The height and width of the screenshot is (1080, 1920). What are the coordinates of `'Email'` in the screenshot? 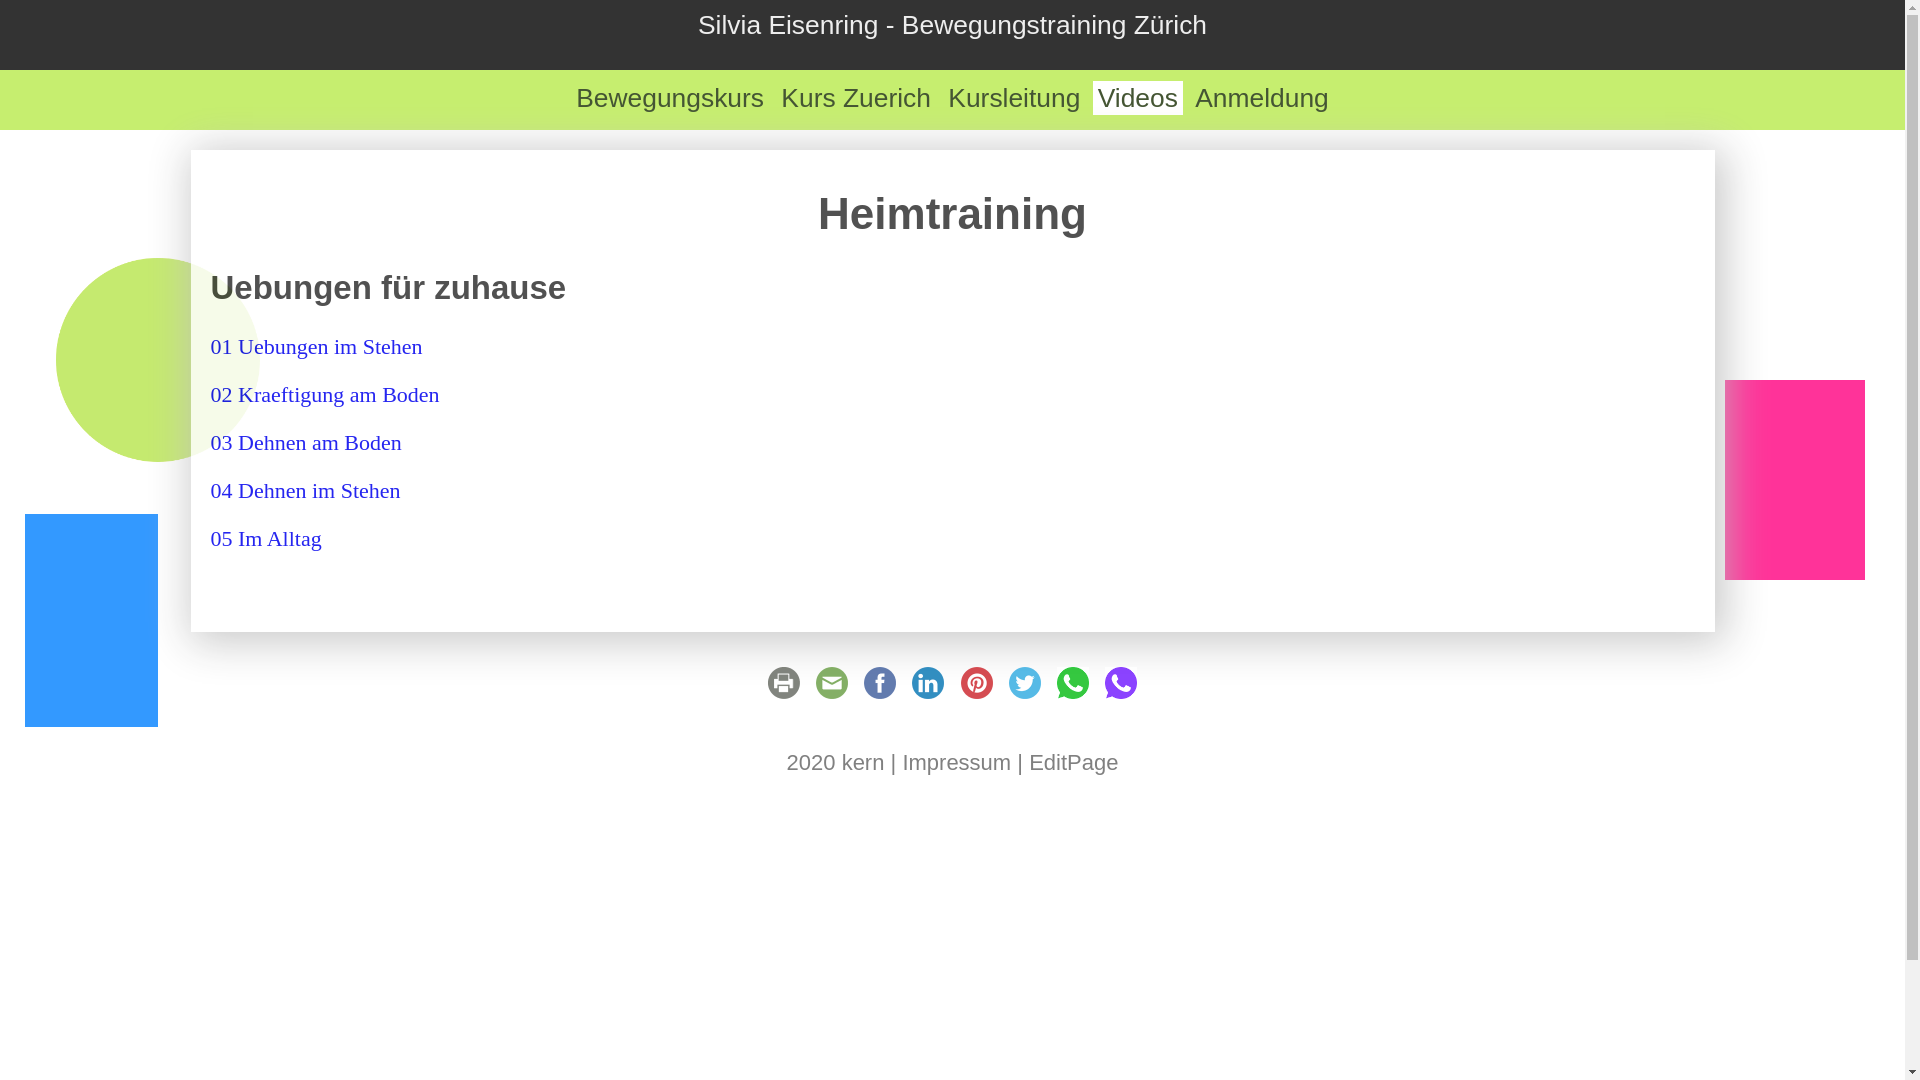 It's located at (831, 690).